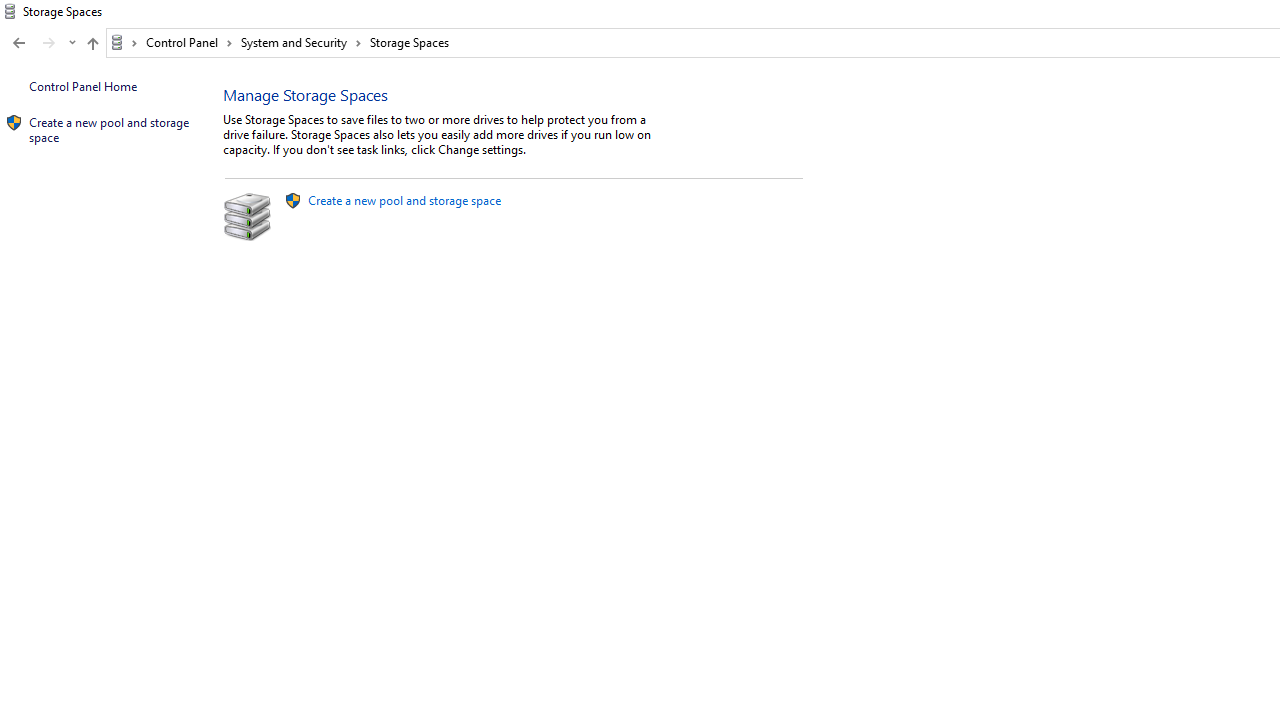  Describe the element at coordinates (82, 85) in the screenshot. I see `'Control Panel Home'` at that location.